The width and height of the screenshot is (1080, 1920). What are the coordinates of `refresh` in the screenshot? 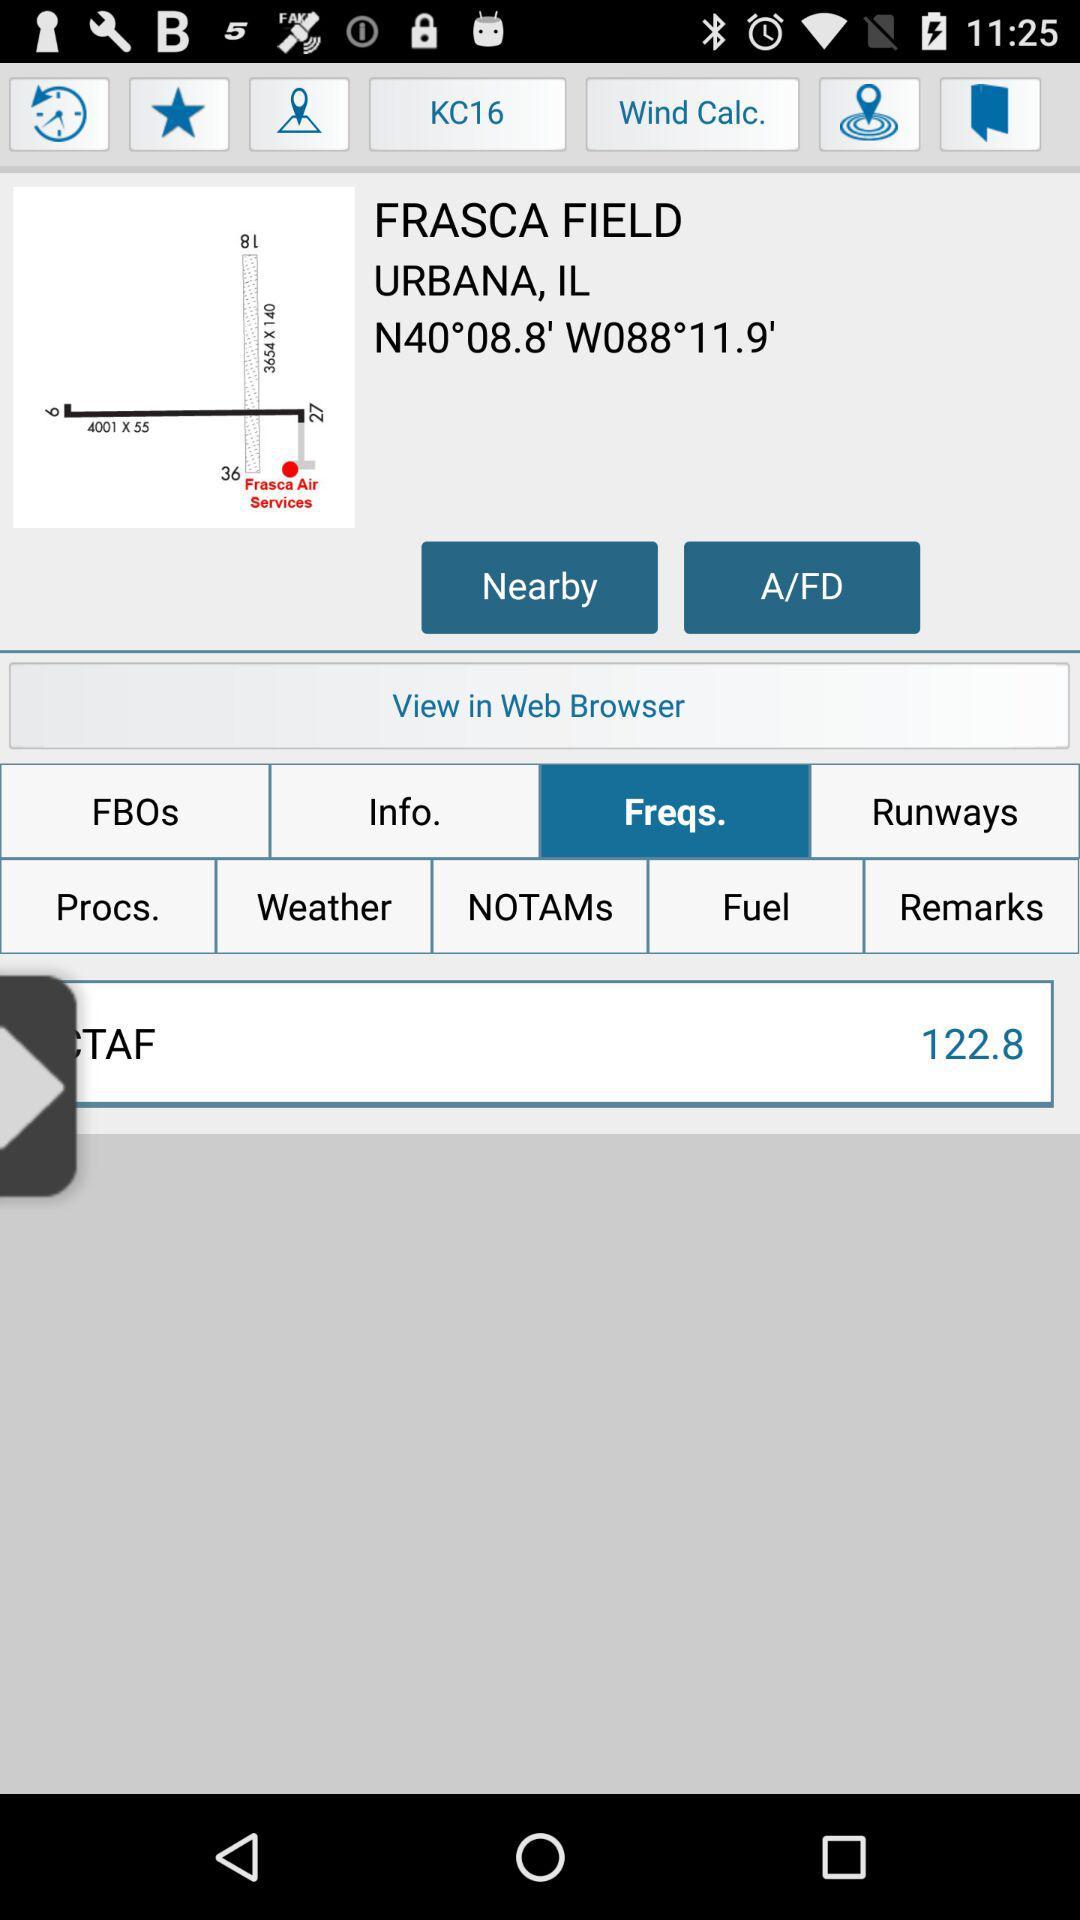 It's located at (59, 118).